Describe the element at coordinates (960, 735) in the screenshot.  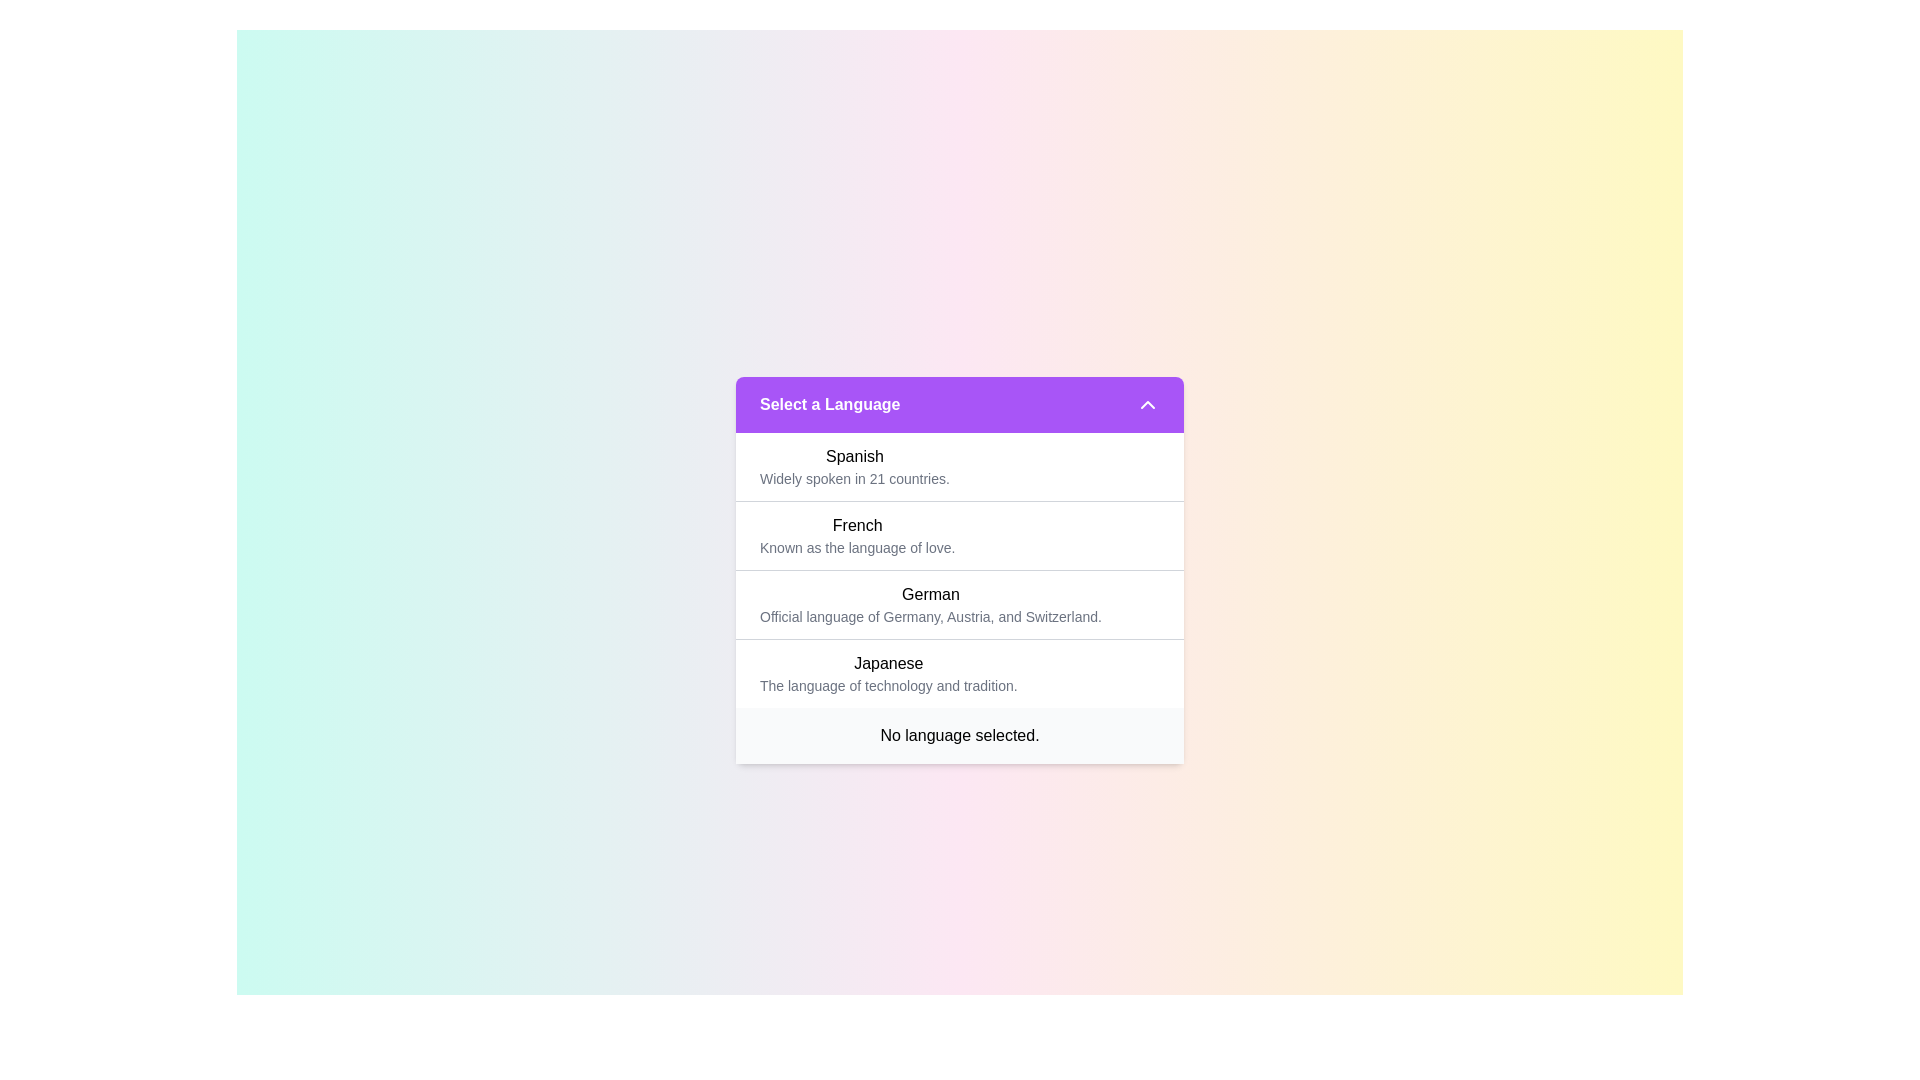
I see `the informational text that displays 'No language selected.' at the bottom of the 'Select a Language' dropdown panel` at that location.